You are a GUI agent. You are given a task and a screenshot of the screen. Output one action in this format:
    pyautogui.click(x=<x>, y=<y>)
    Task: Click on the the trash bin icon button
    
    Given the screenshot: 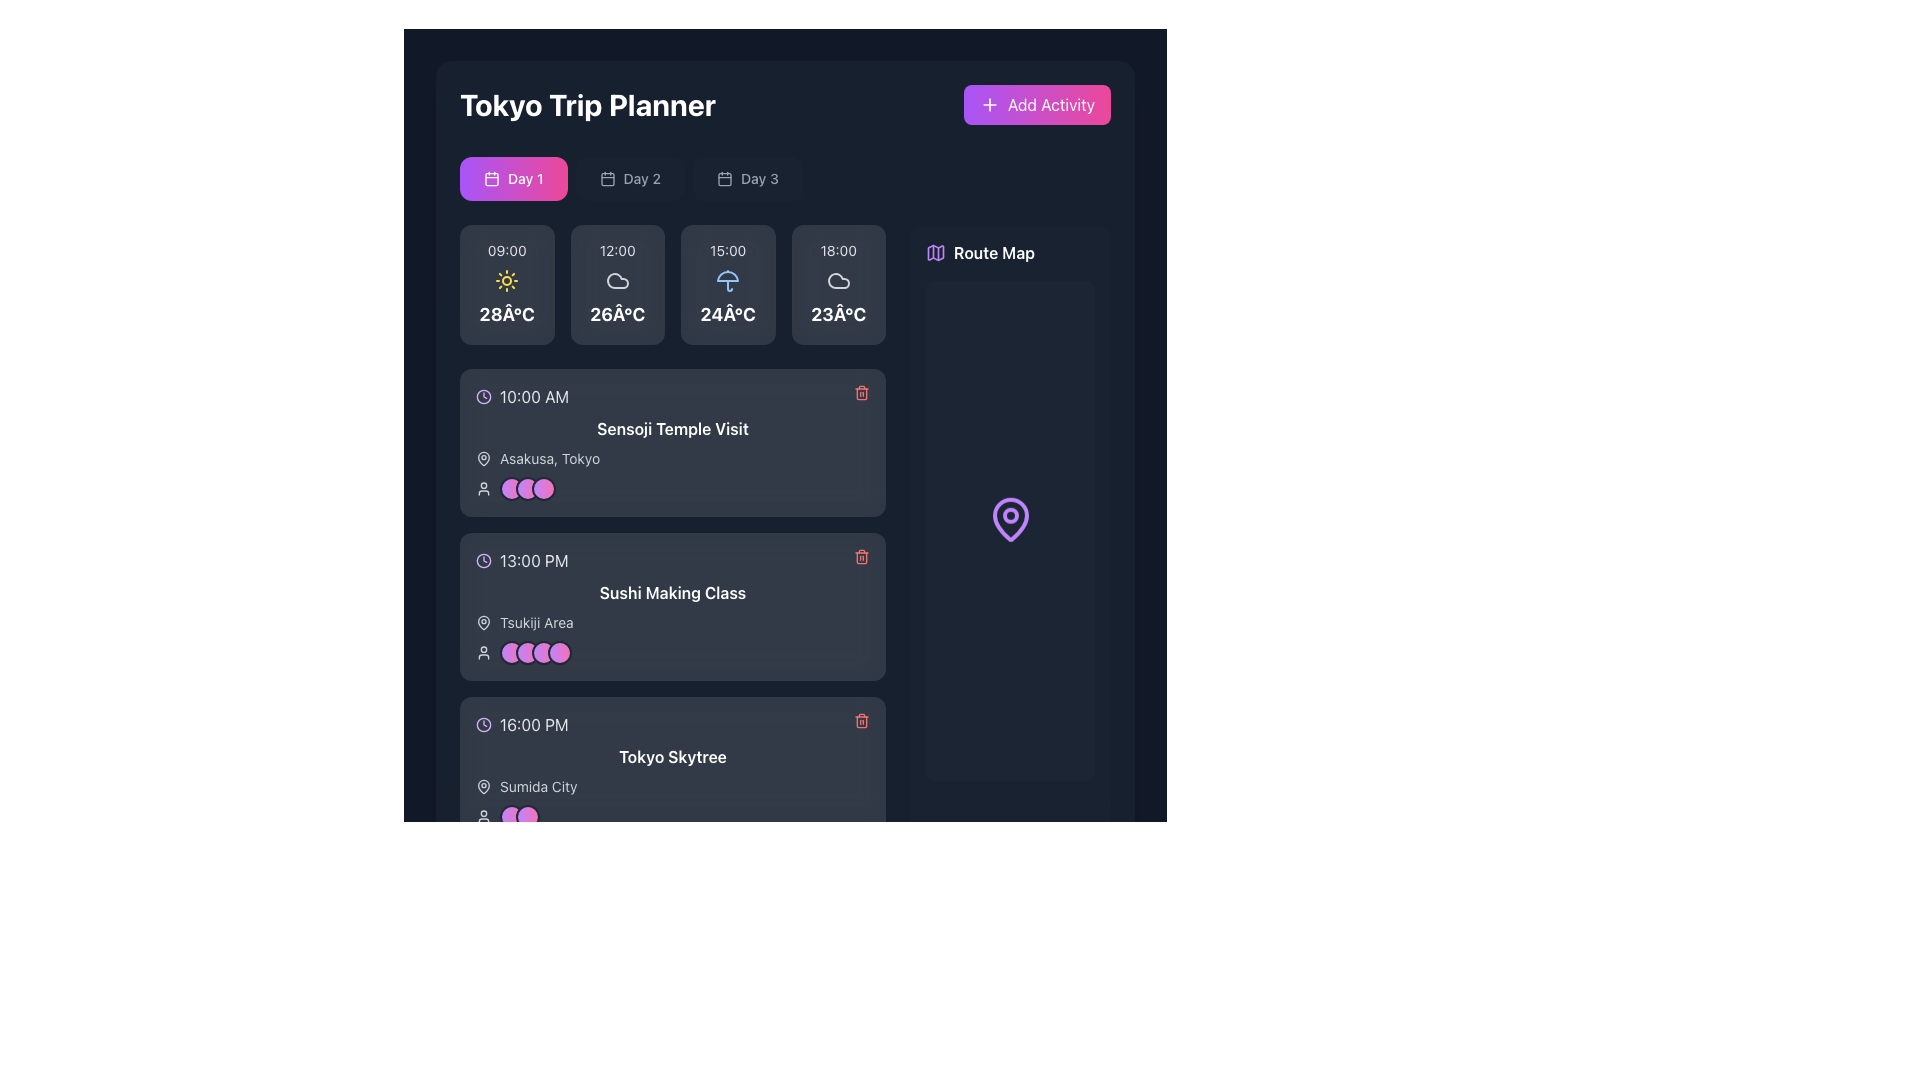 What is the action you would take?
    pyautogui.click(x=862, y=721)
    